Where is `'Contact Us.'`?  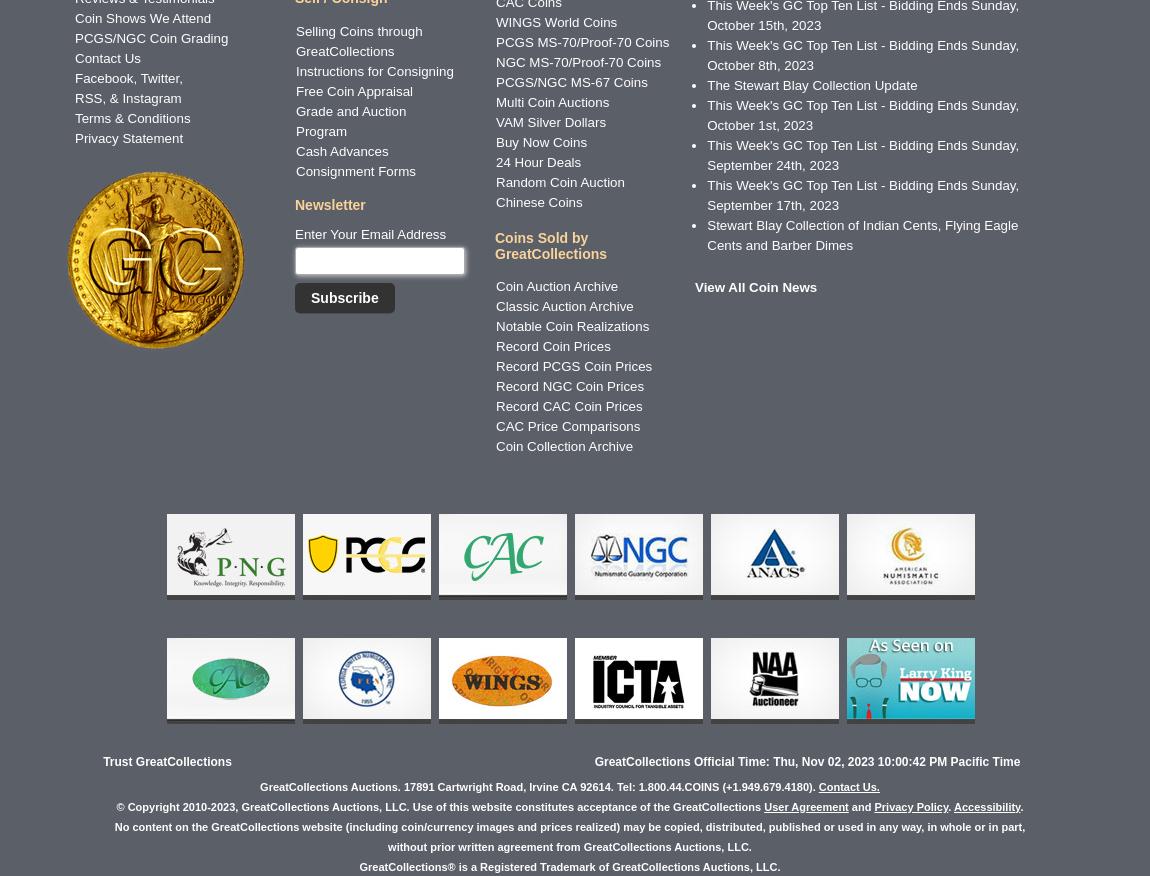 'Contact Us.' is located at coordinates (847, 785).